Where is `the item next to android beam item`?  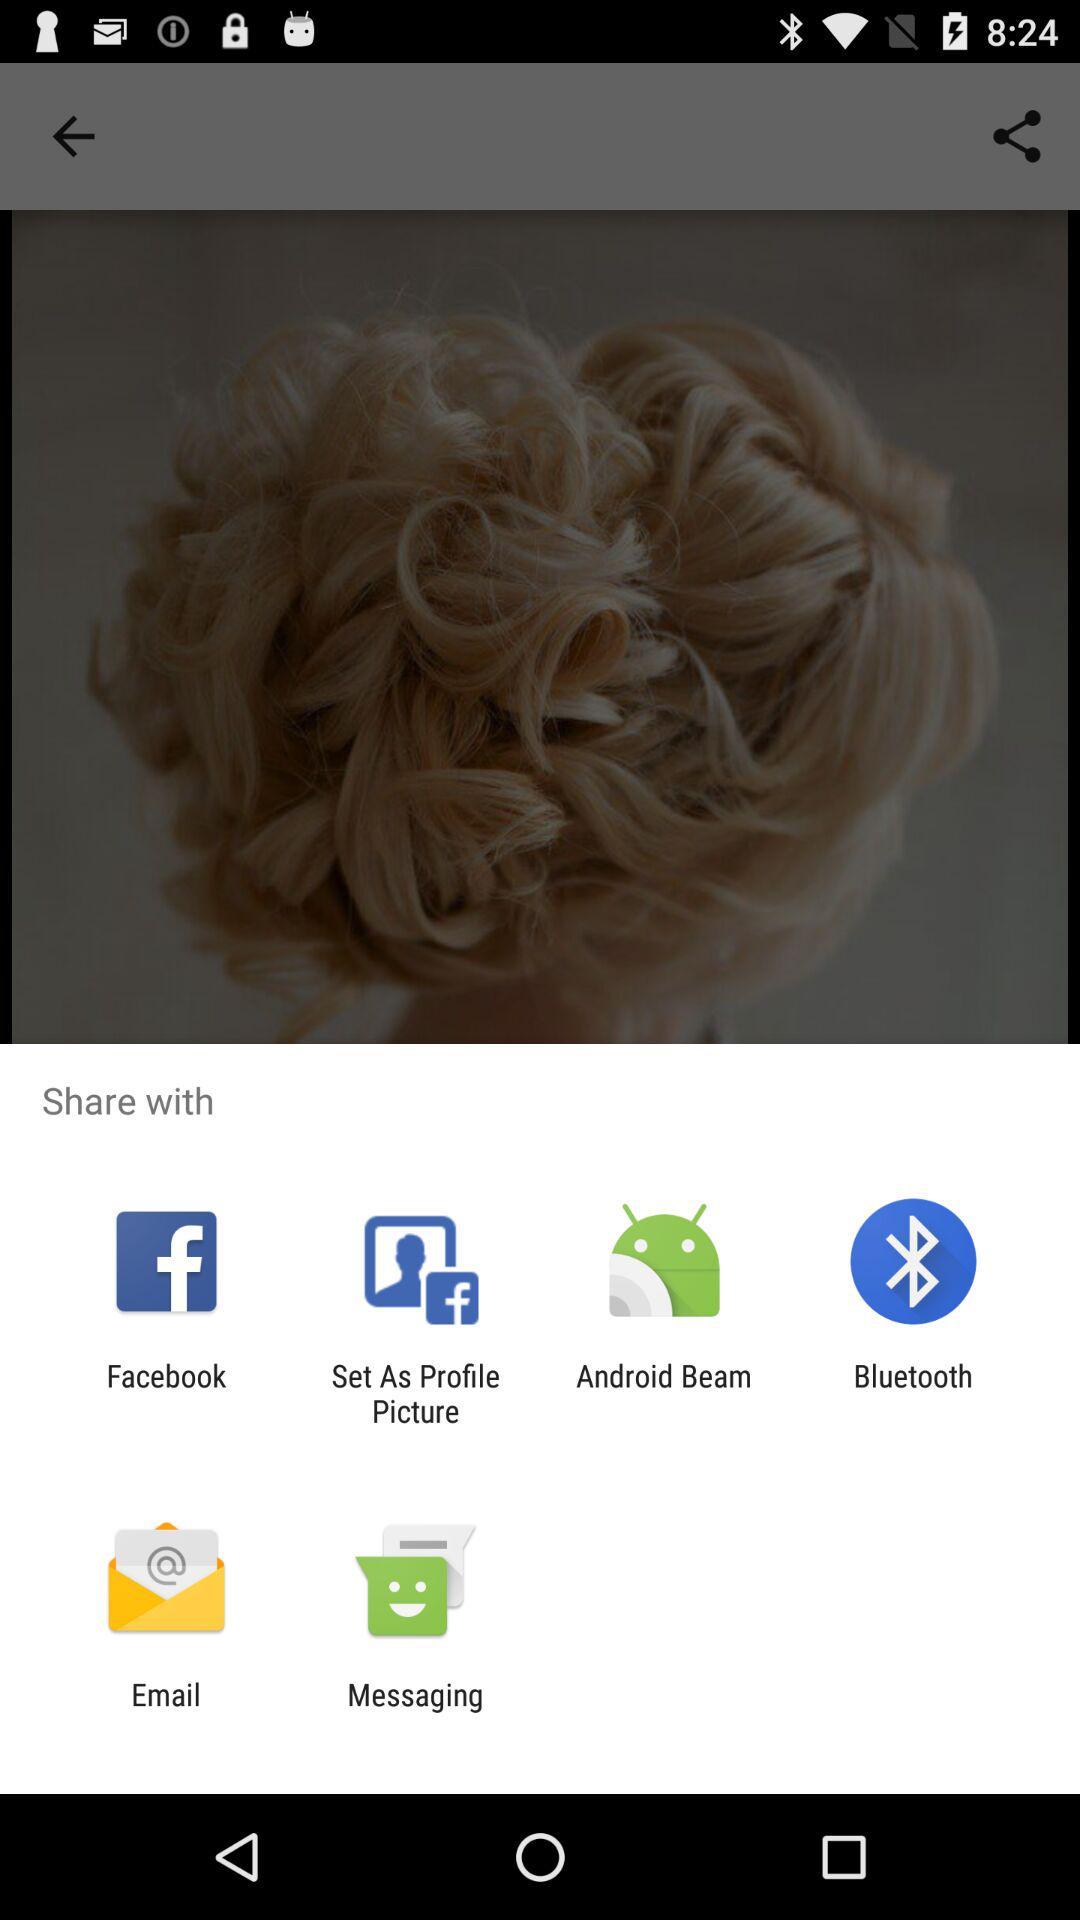 the item next to android beam item is located at coordinates (414, 1392).